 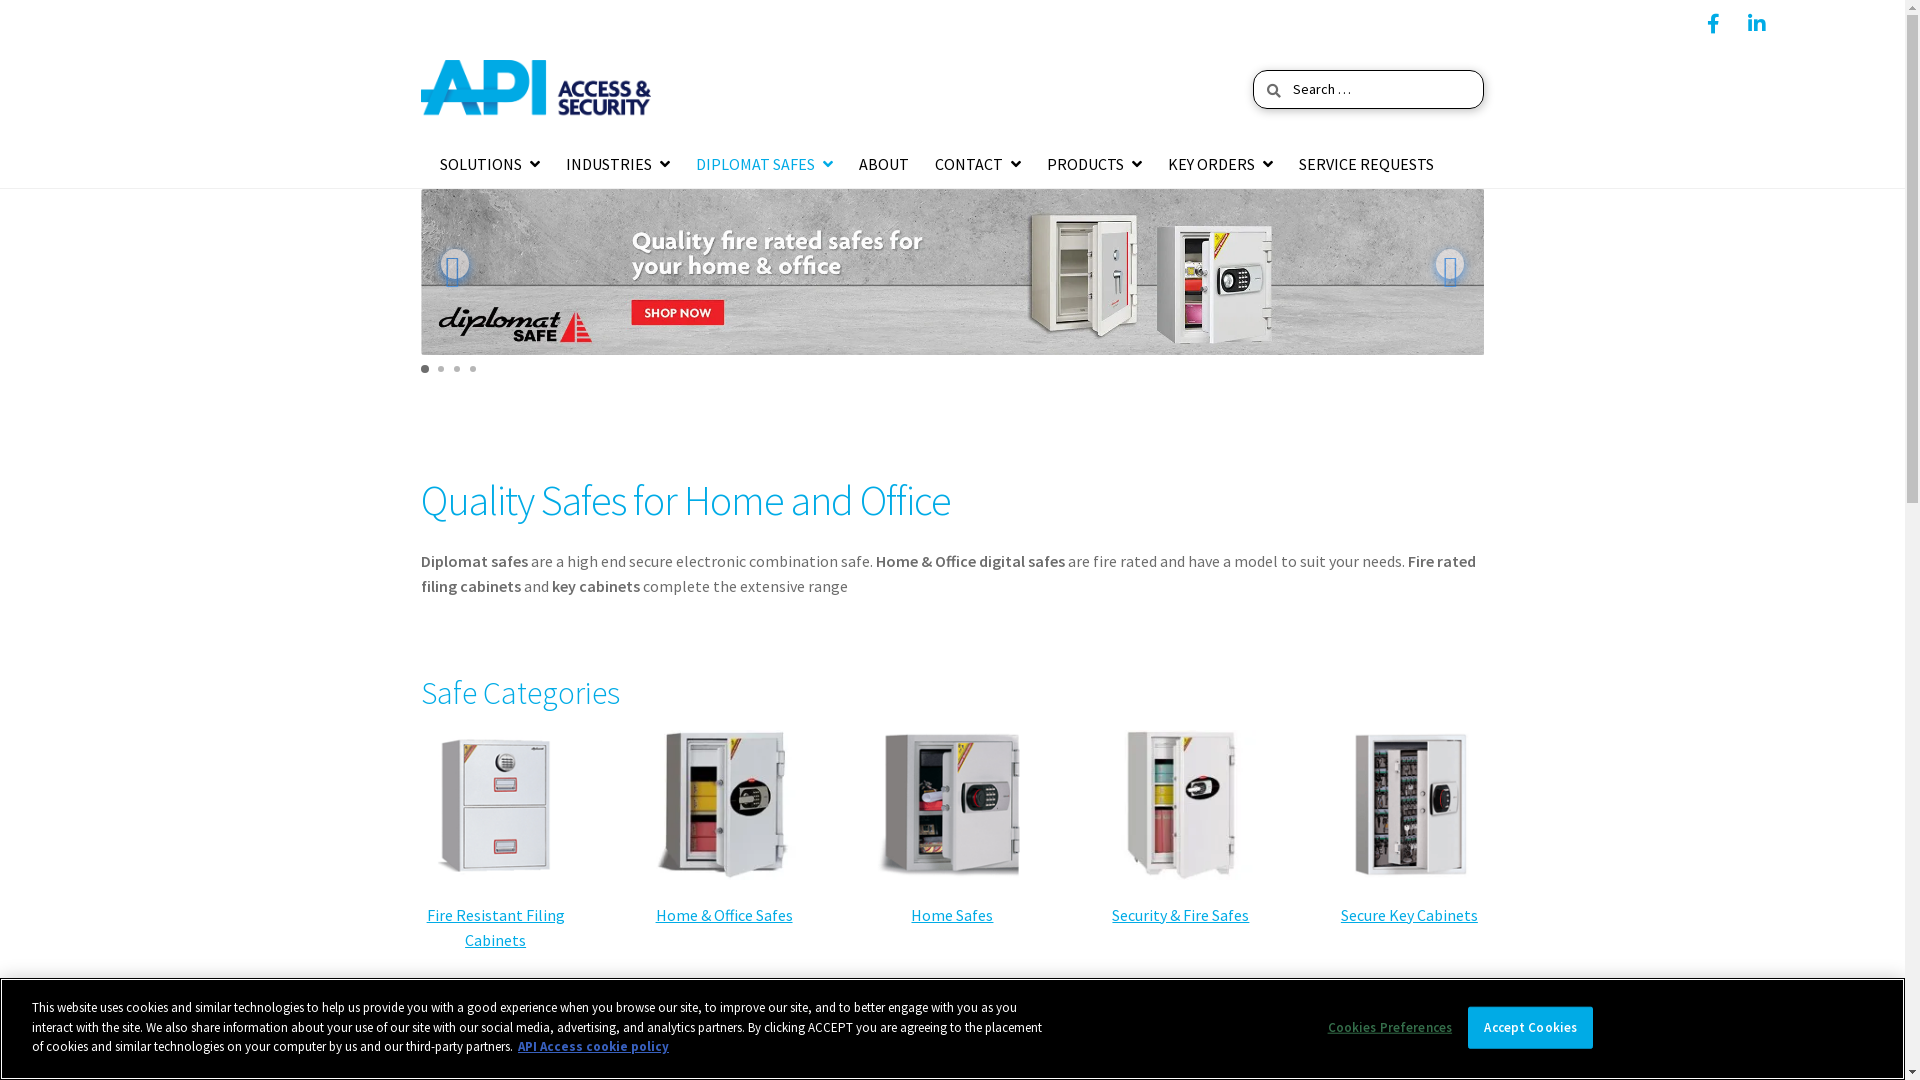 I want to click on 'SERVICE REQUESTS', so click(x=1365, y=164).